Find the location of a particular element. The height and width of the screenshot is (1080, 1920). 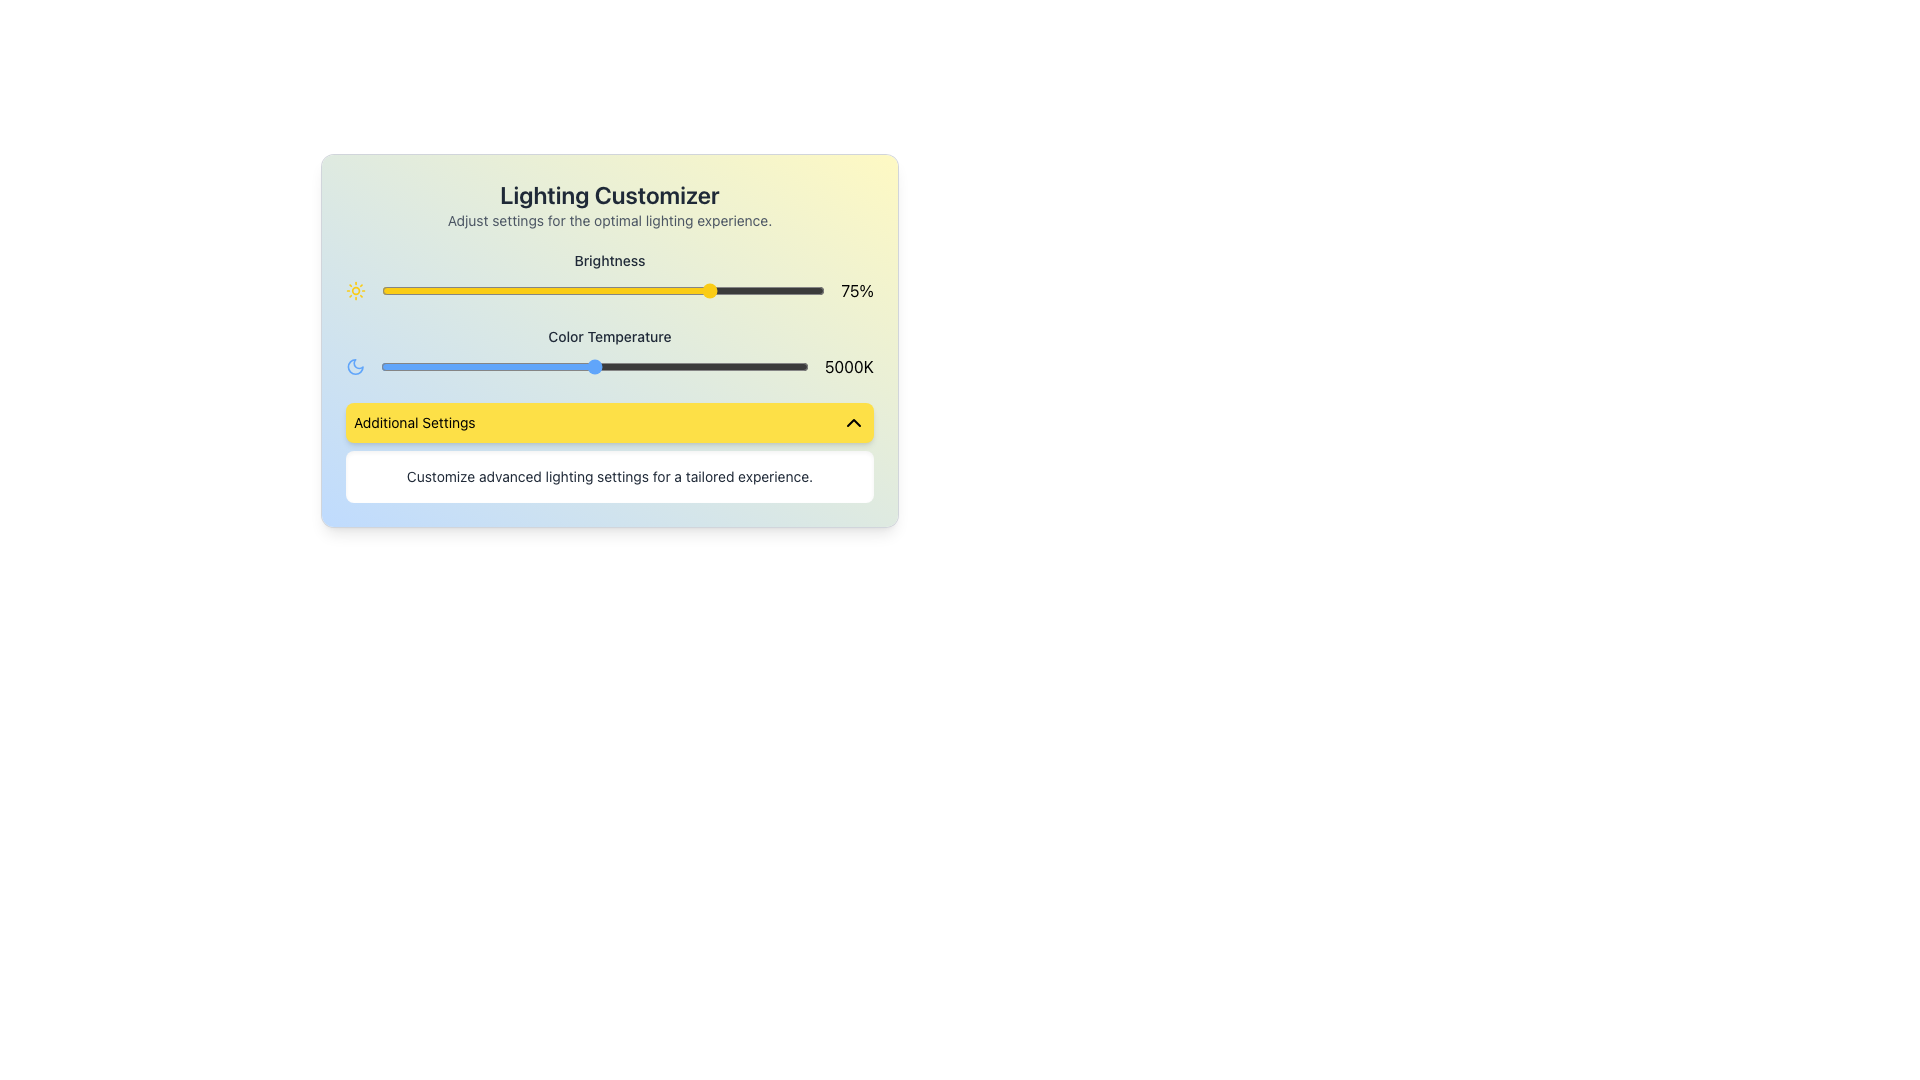

brightness is located at coordinates (497, 290).